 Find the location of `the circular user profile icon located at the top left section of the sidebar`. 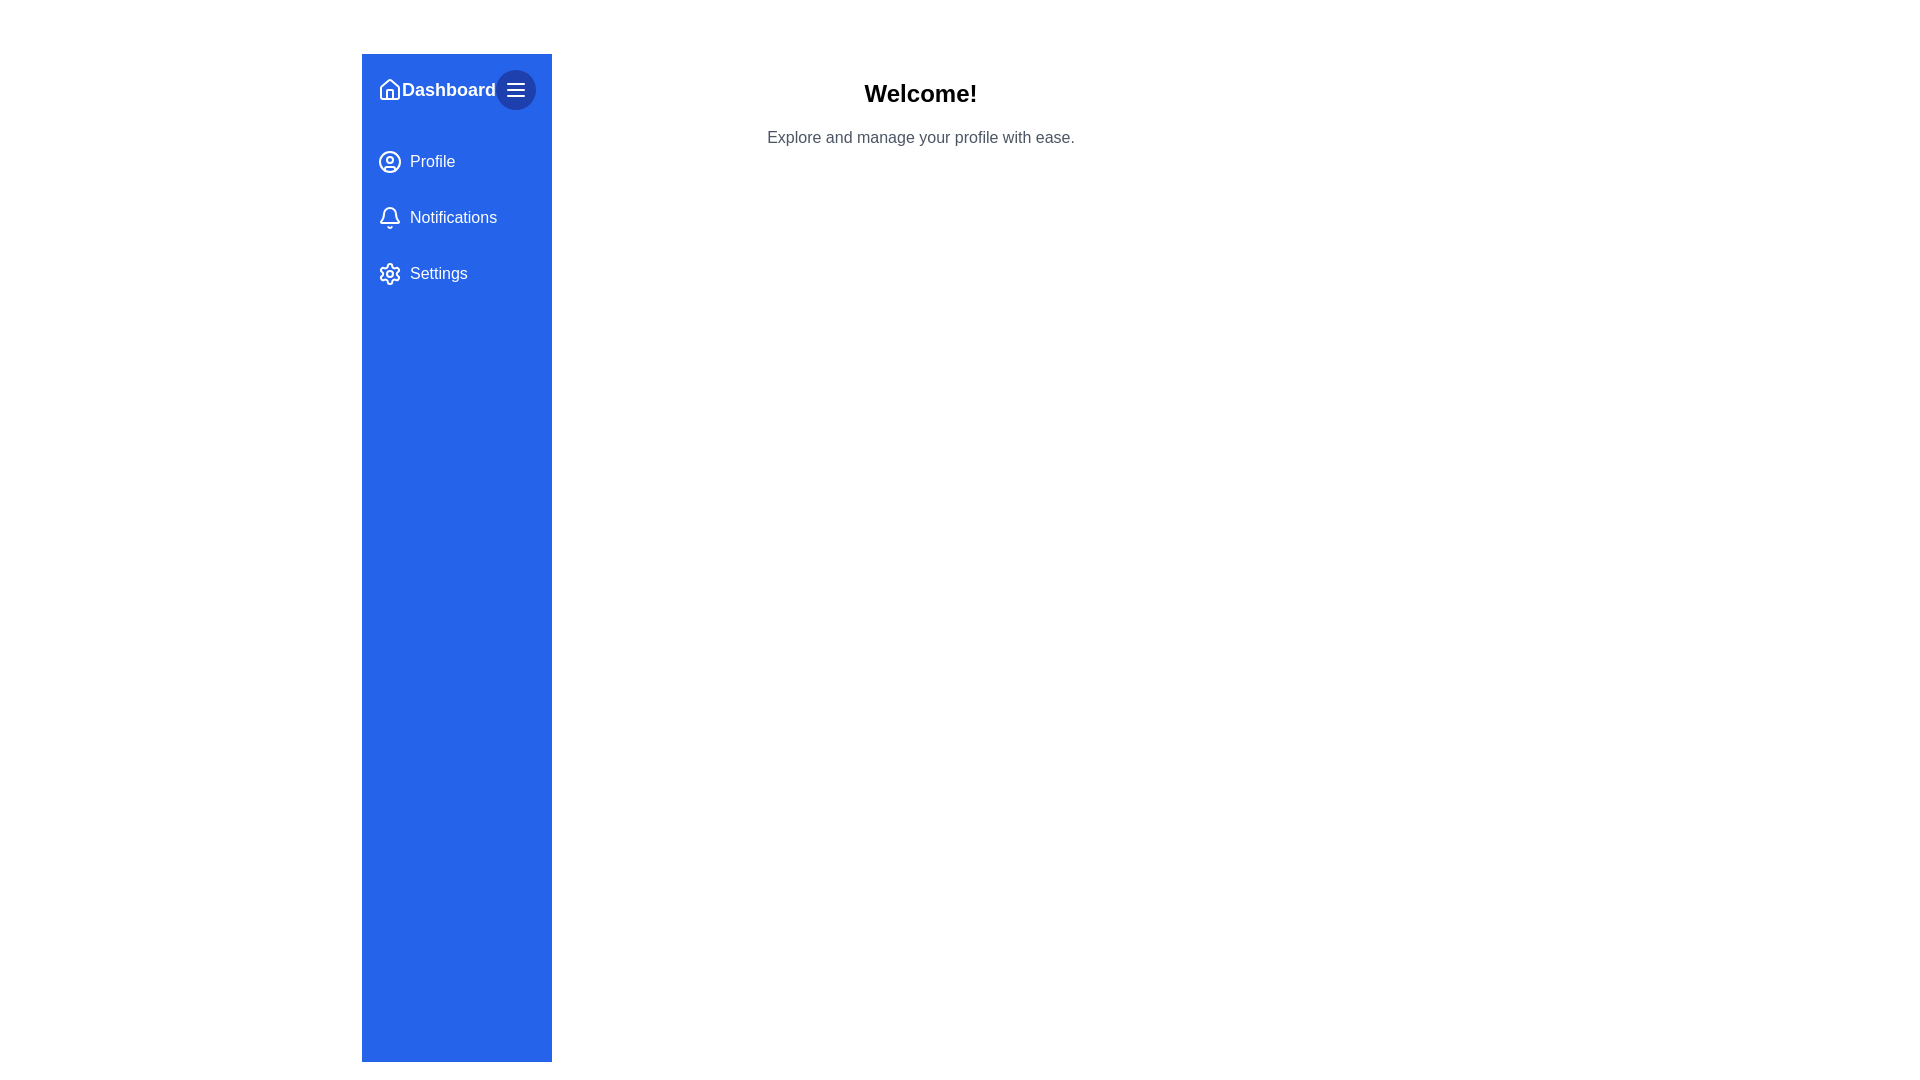

the circular user profile icon located at the top left section of the sidebar is located at coordinates (389, 161).